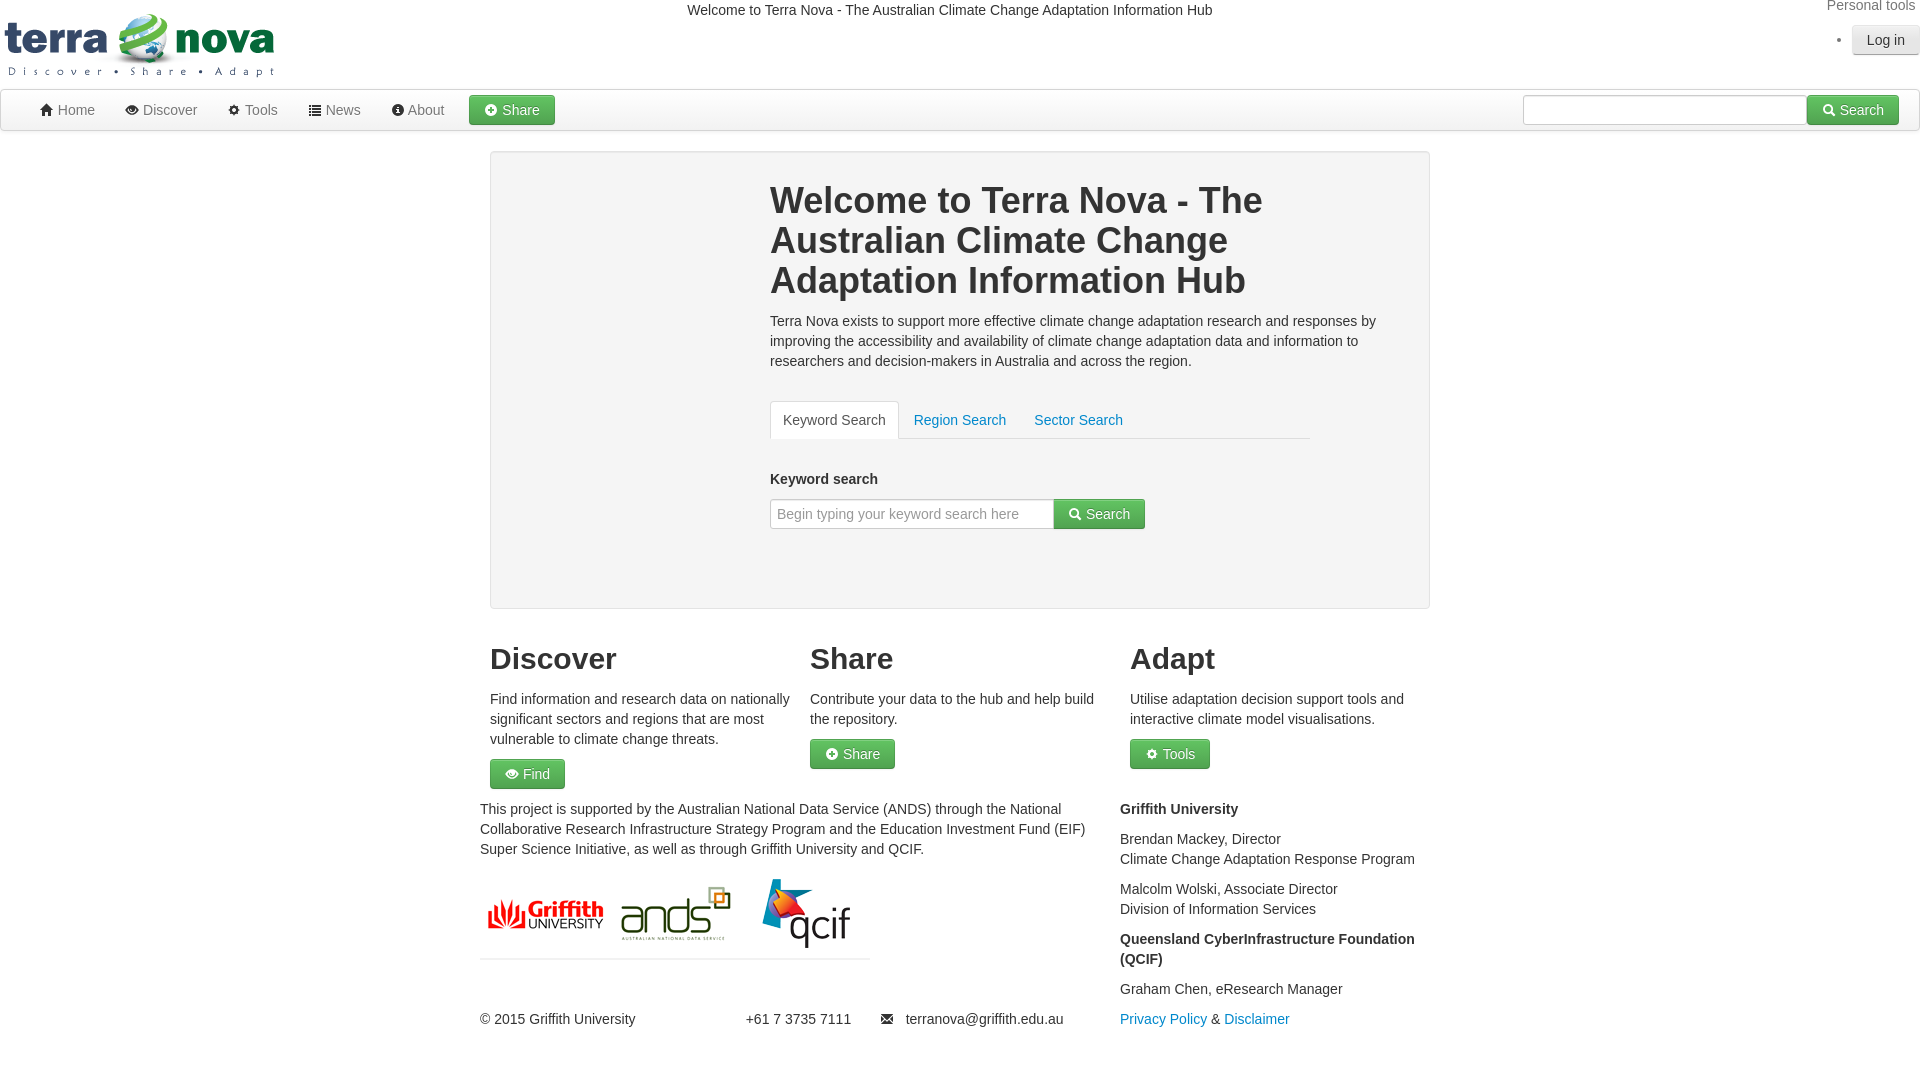  Describe the element at coordinates (416, 110) in the screenshot. I see `'About'` at that location.